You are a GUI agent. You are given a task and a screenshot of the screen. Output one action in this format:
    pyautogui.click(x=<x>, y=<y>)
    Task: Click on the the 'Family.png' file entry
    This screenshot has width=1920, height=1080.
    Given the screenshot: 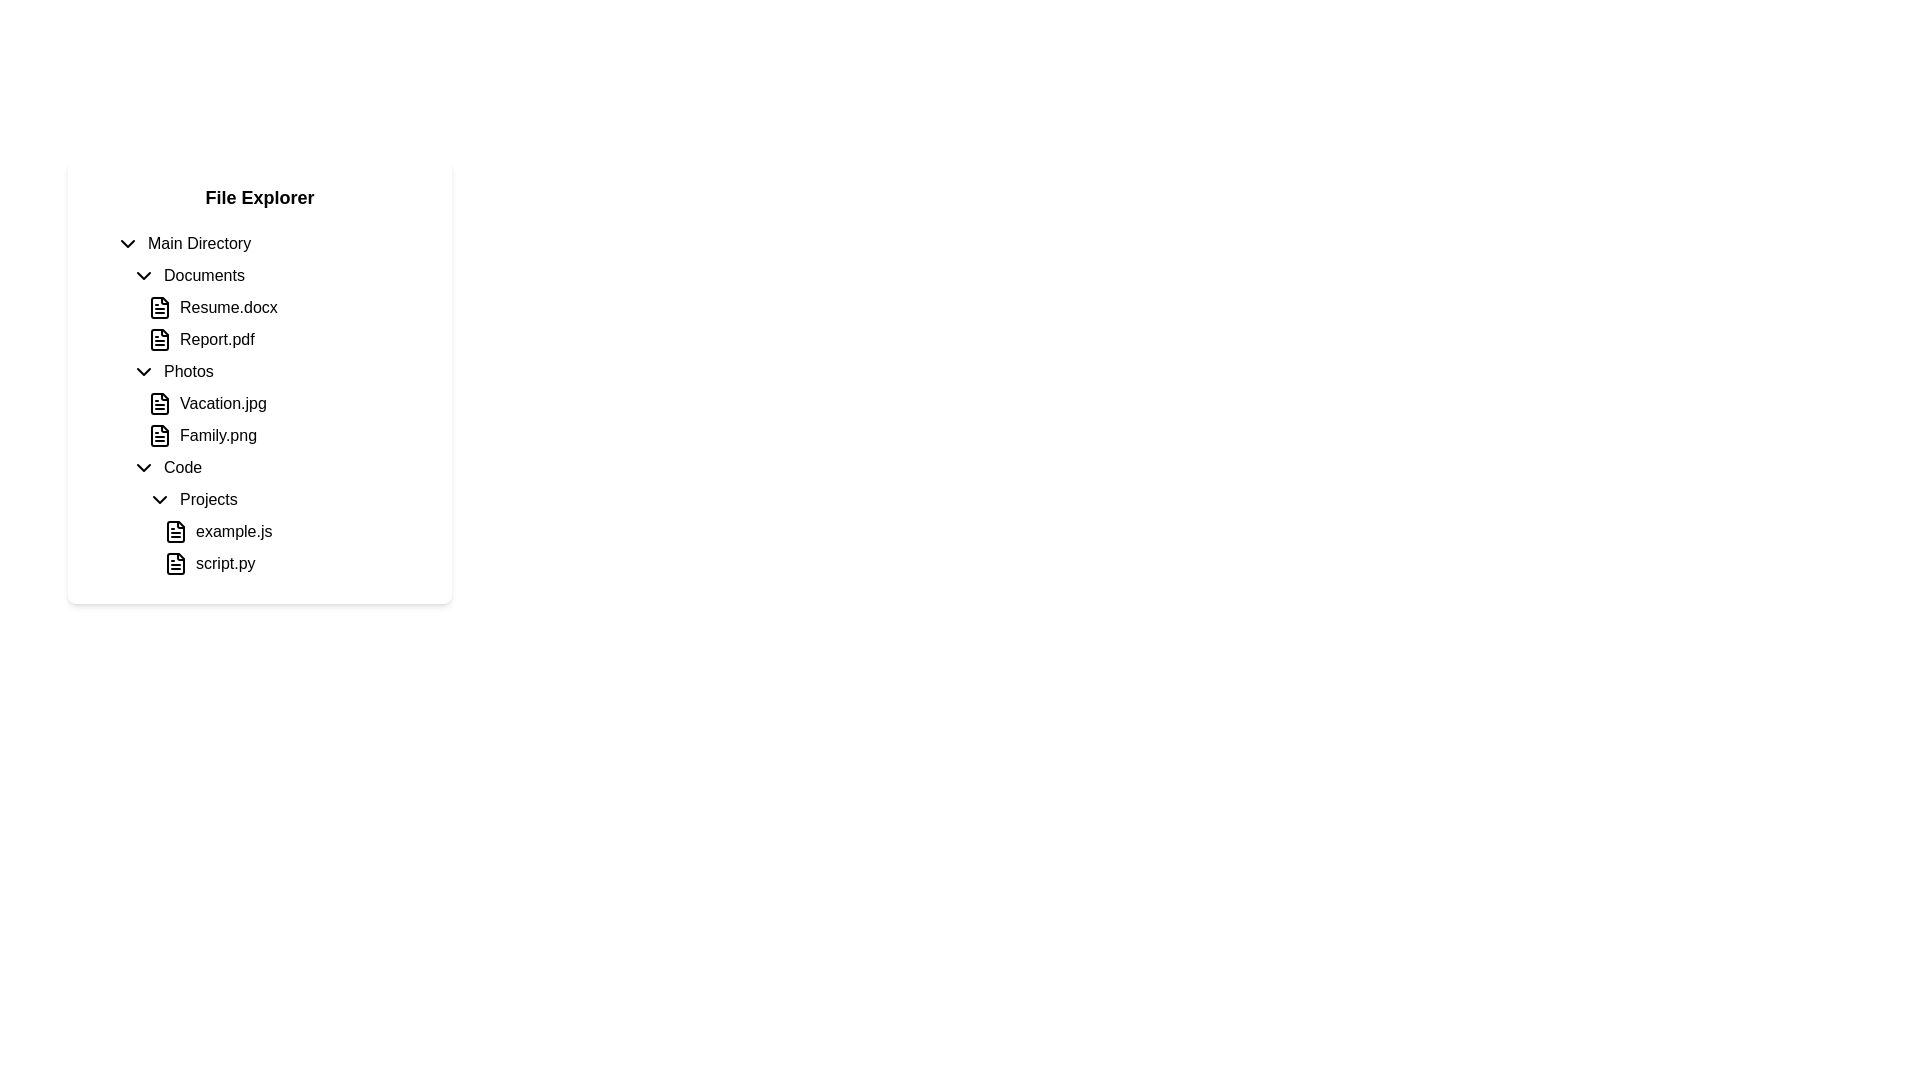 What is the action you would take?
    pyautogui.click(x=282, y=434)
    